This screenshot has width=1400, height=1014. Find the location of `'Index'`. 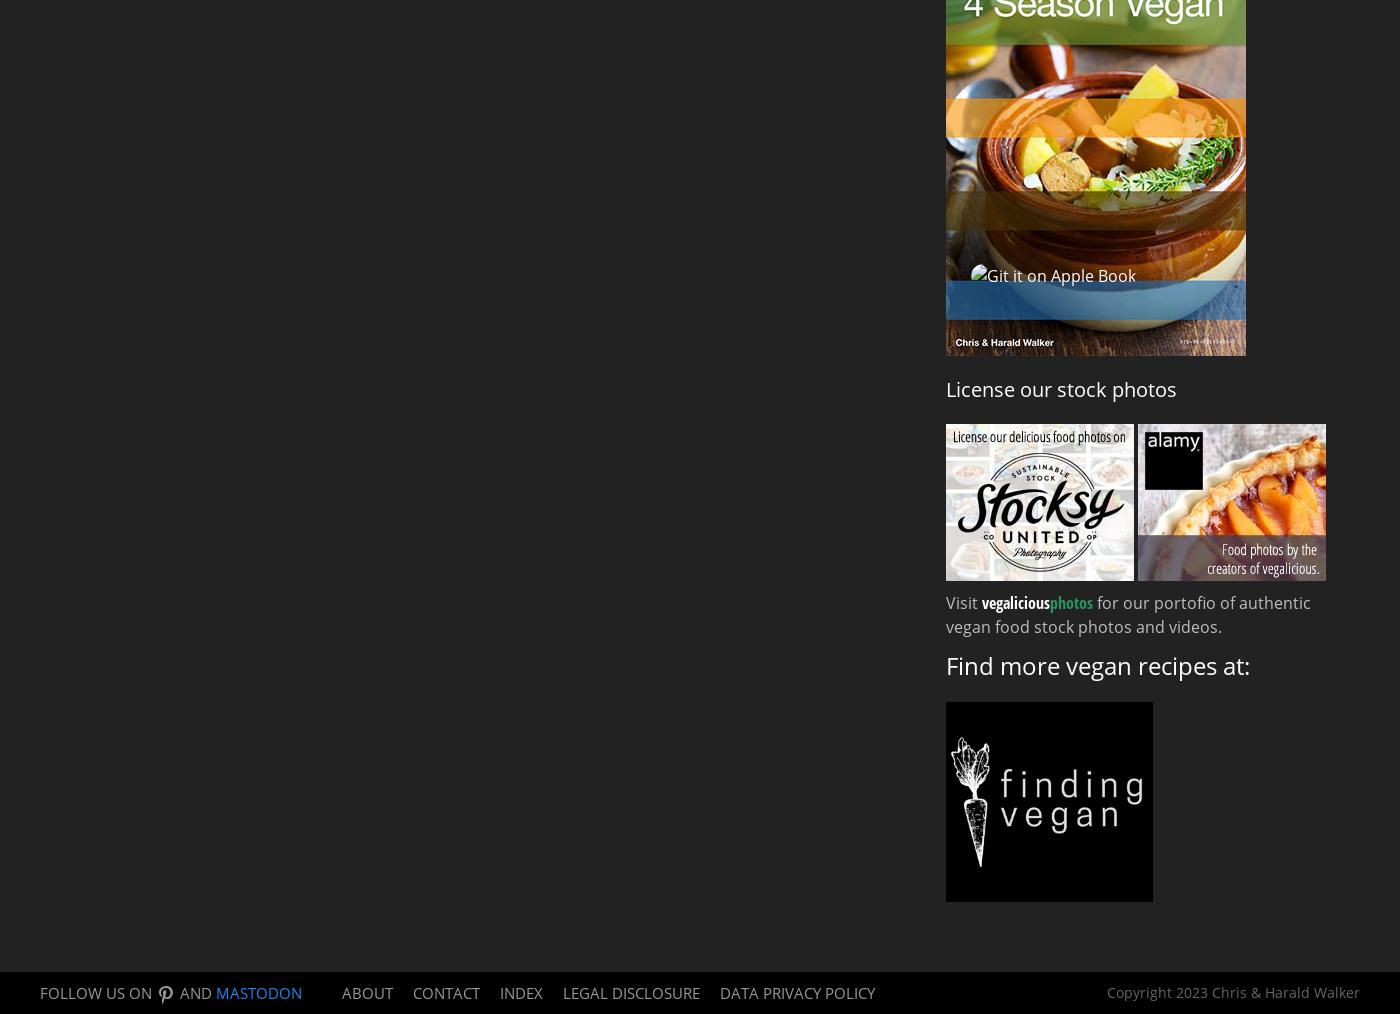

'Index' is located at coordinates (521, 991).